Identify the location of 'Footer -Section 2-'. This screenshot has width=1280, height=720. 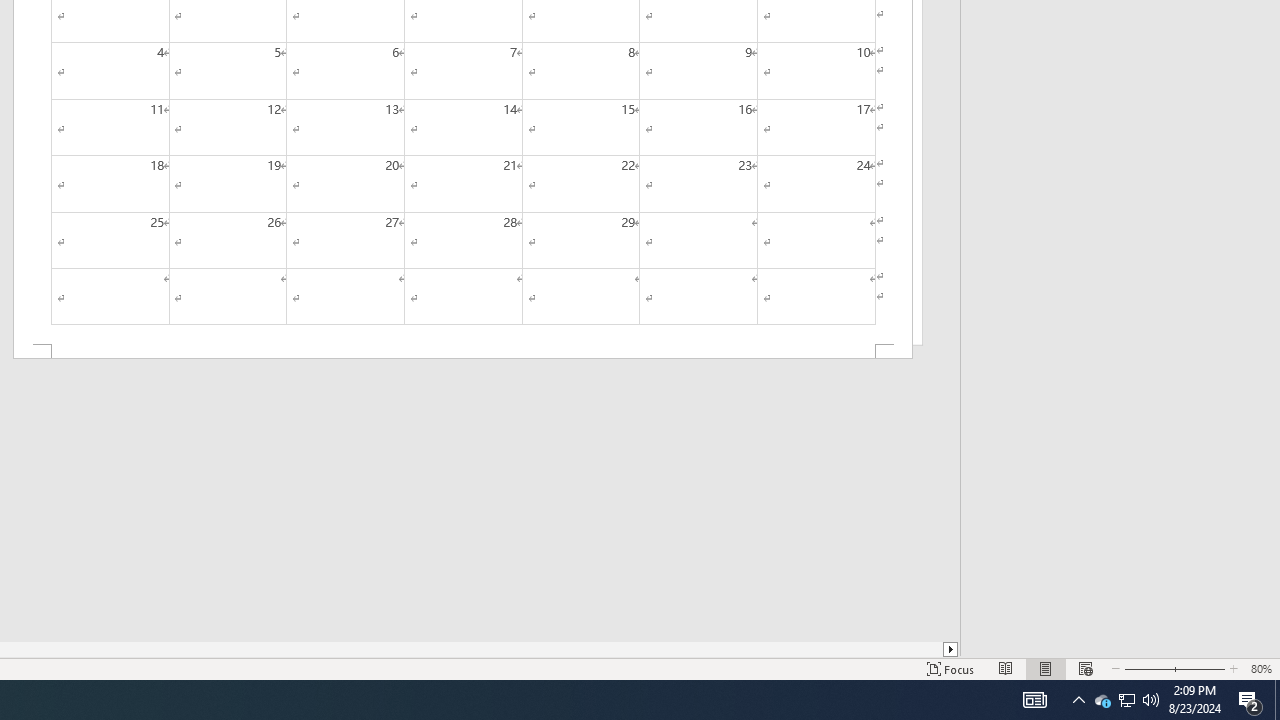
(461, 350).